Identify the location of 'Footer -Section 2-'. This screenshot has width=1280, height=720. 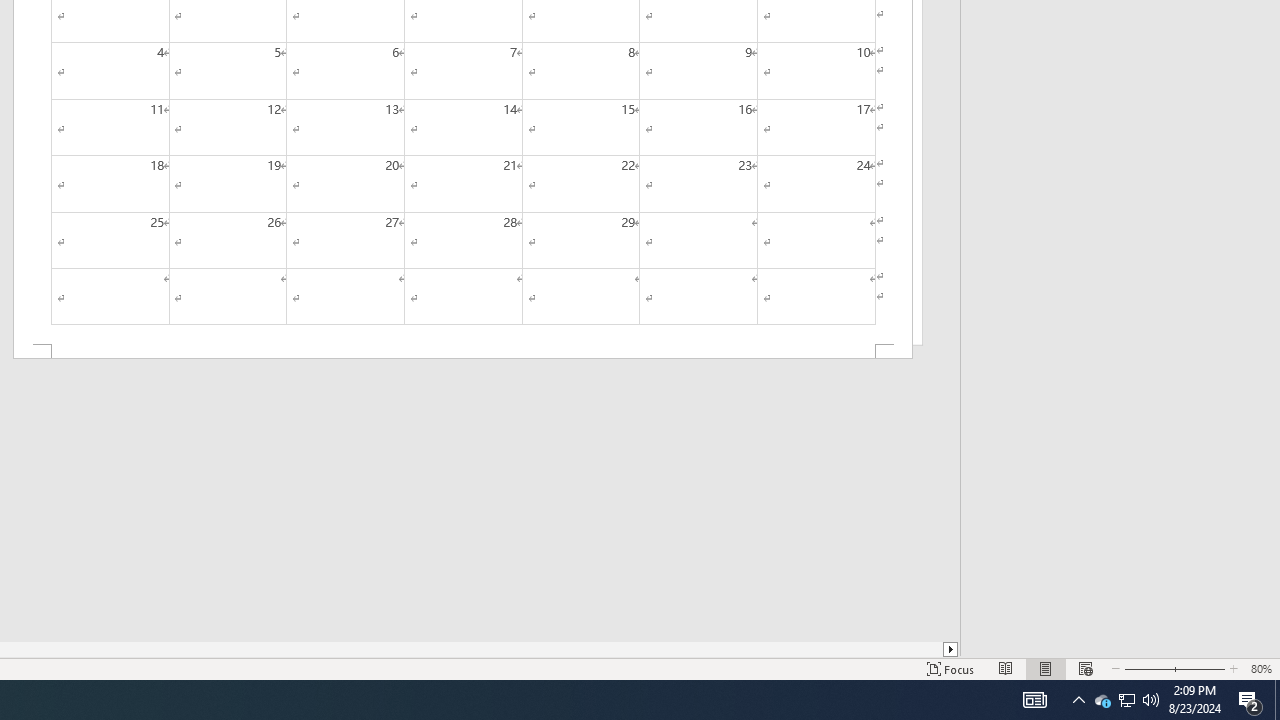
(461, 350).